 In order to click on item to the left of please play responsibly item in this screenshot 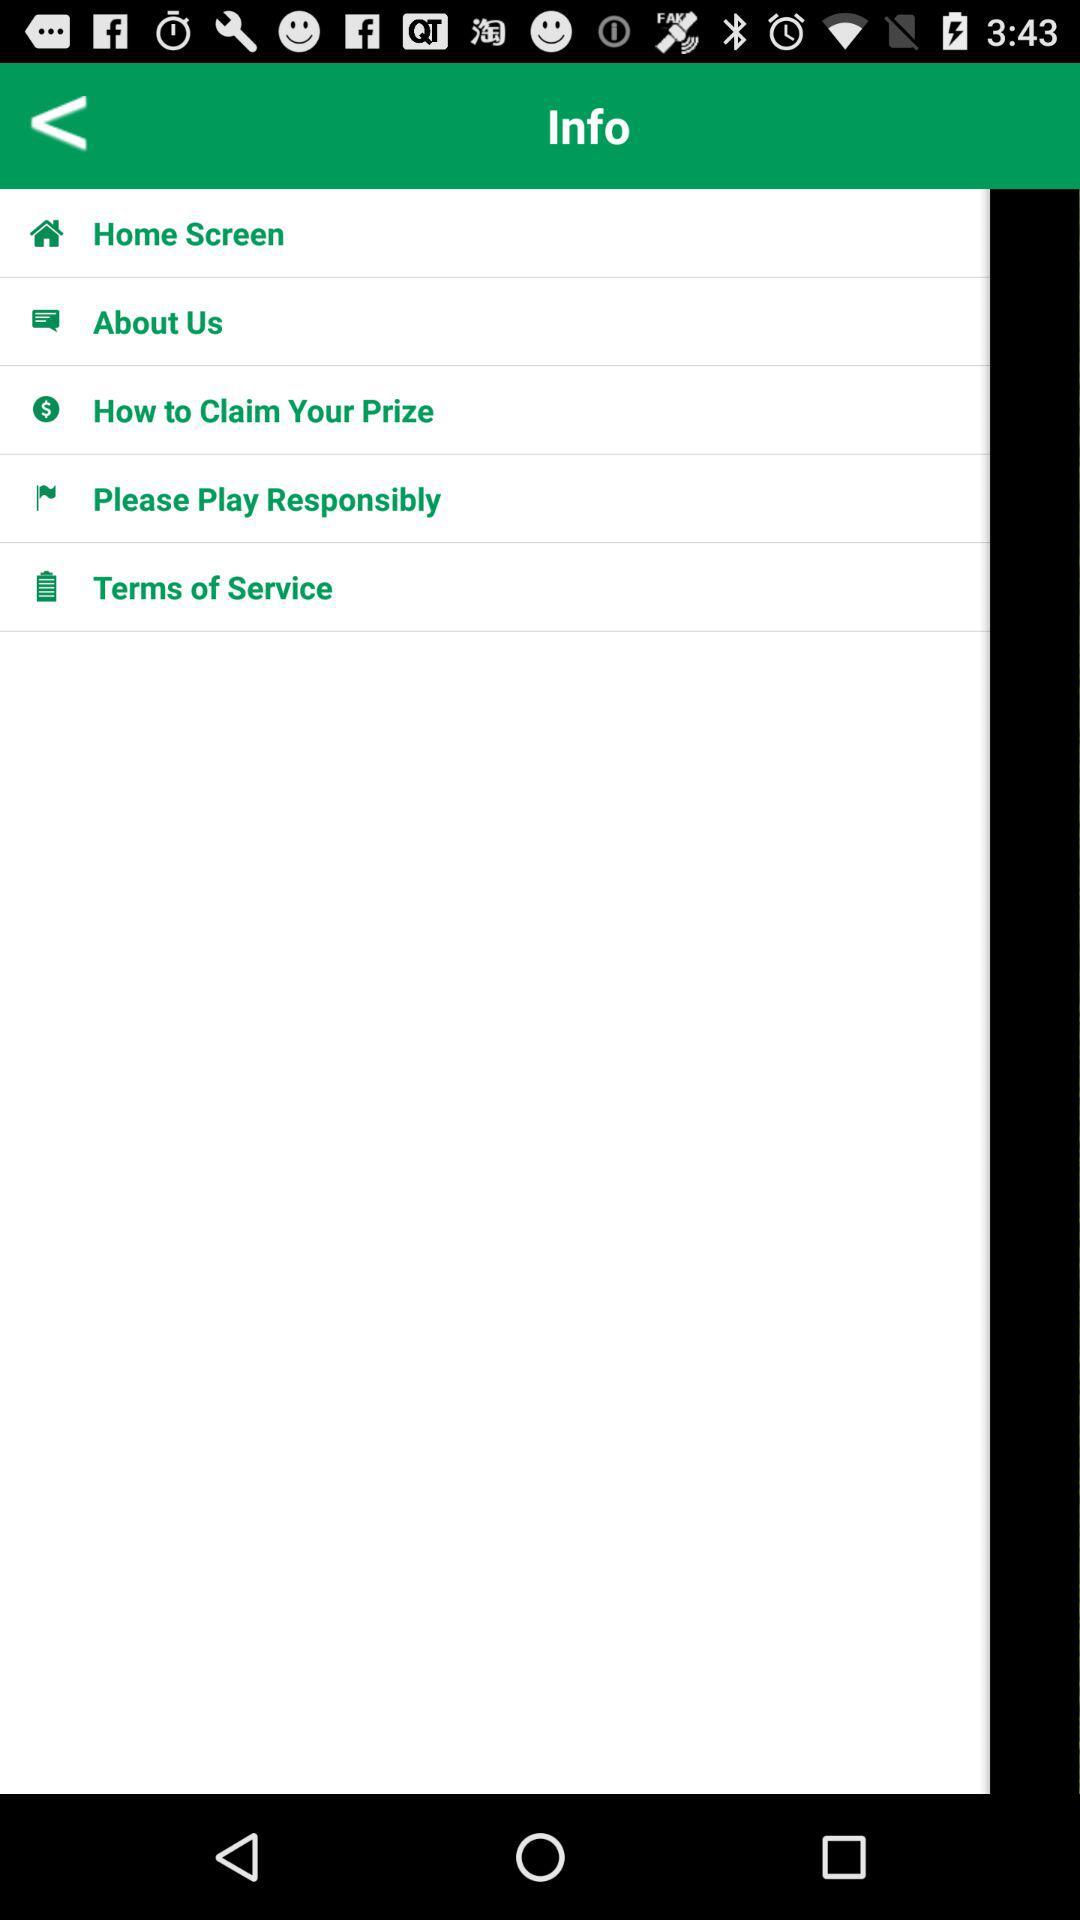, I will do `click(56, 498)`.